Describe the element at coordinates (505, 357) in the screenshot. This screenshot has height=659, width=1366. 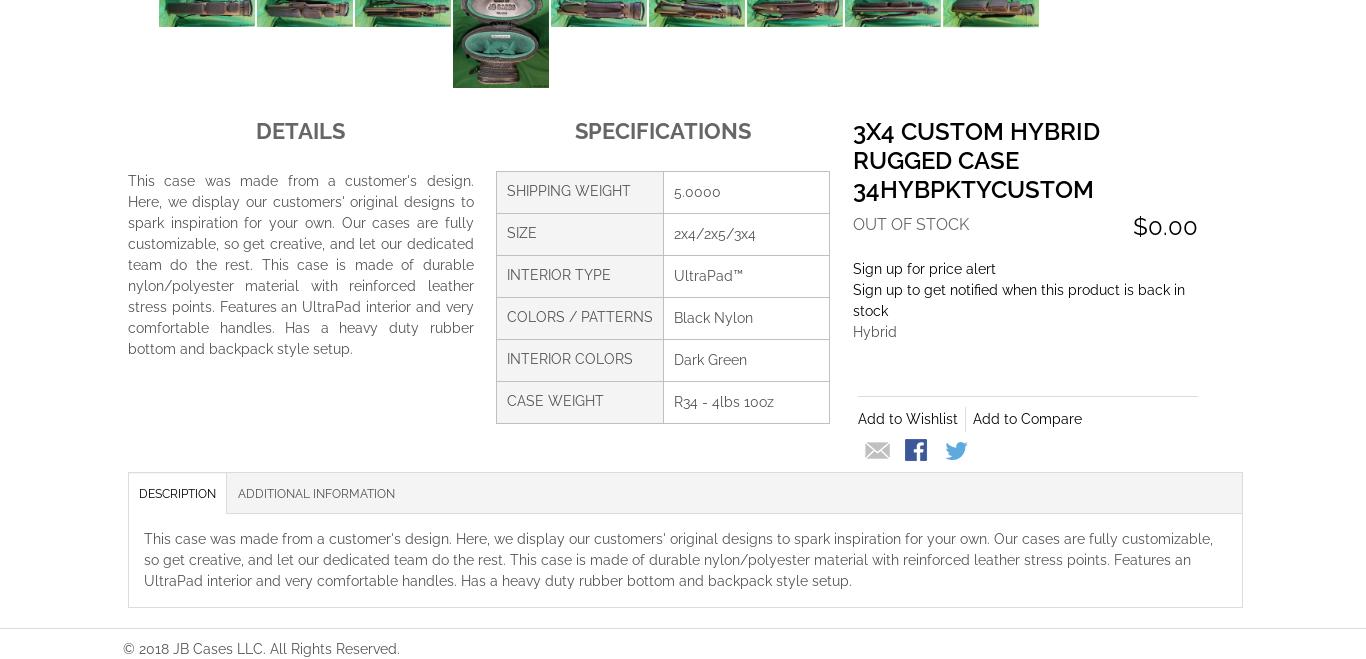
I see `'Interior Colors'` at that location.